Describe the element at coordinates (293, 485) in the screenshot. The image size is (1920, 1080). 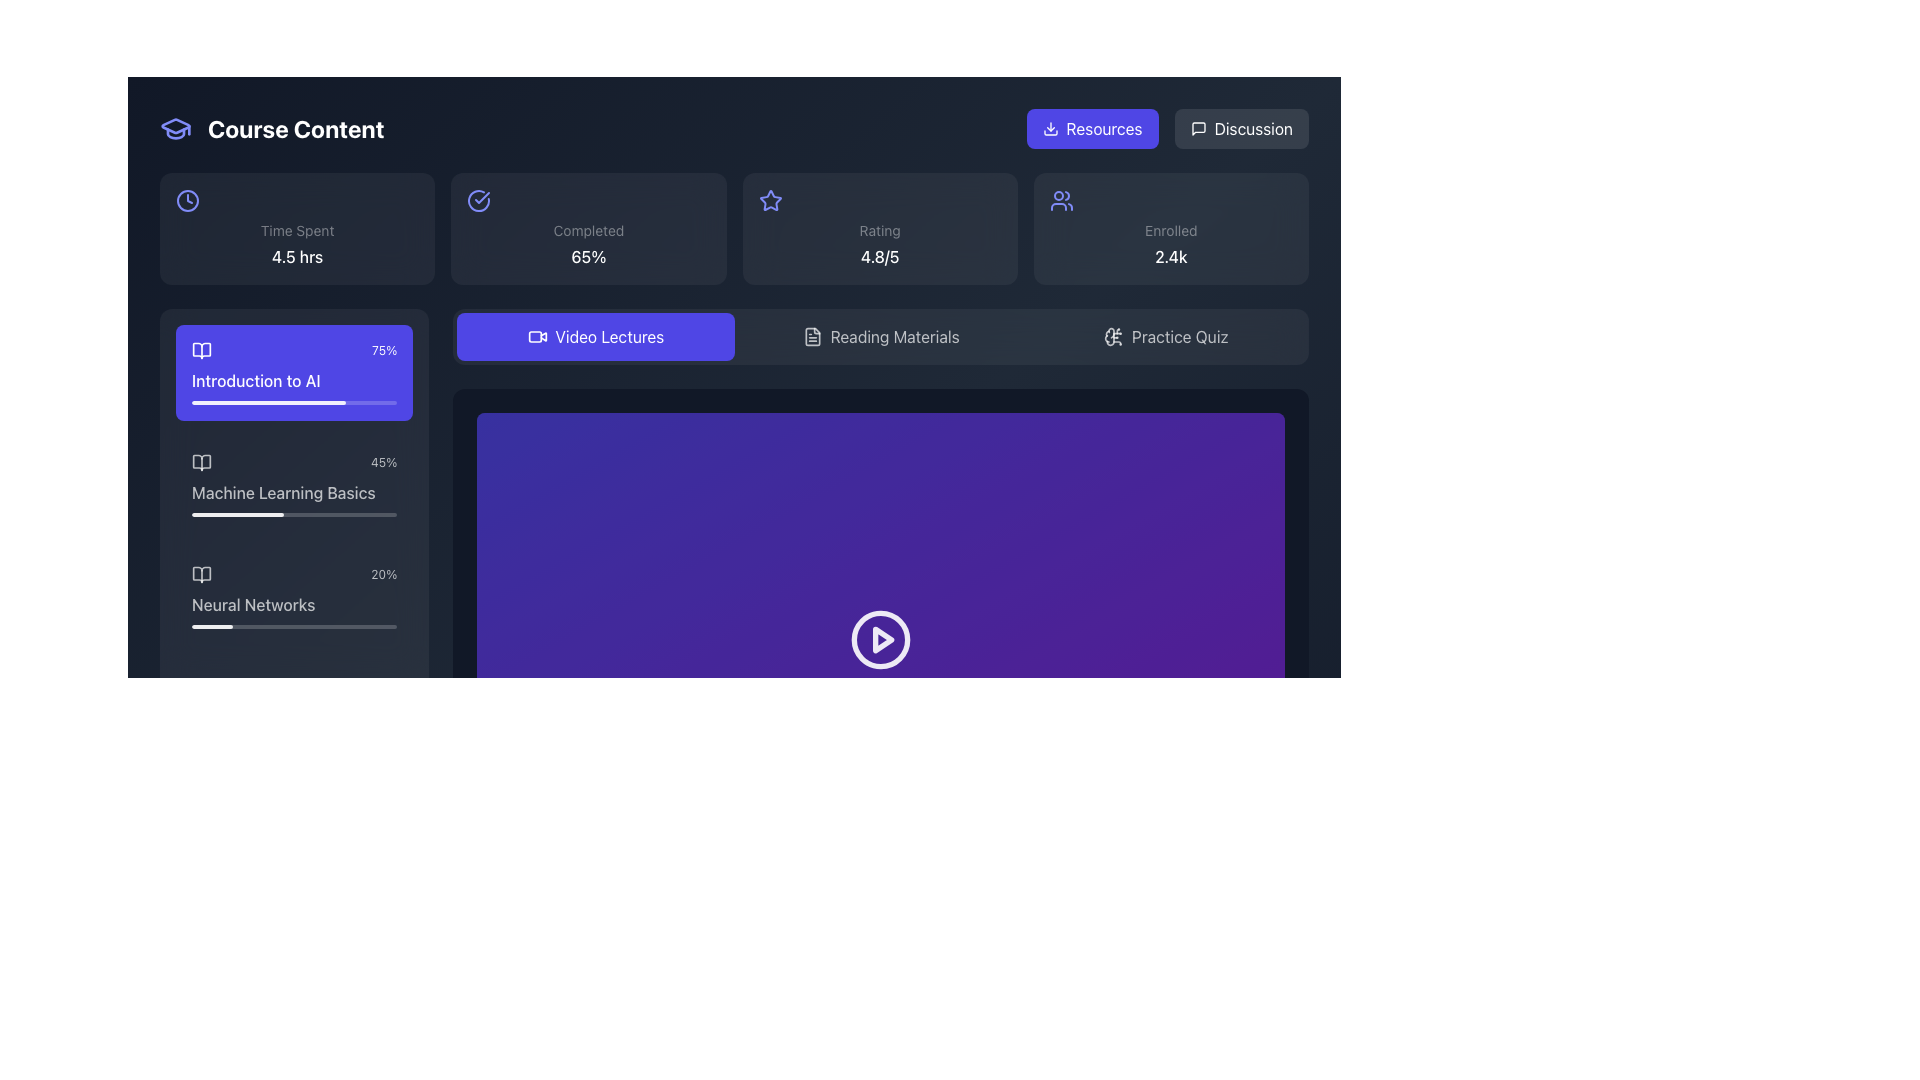
I see `on the second interactive card in the 'Course Content' panel` at that location.